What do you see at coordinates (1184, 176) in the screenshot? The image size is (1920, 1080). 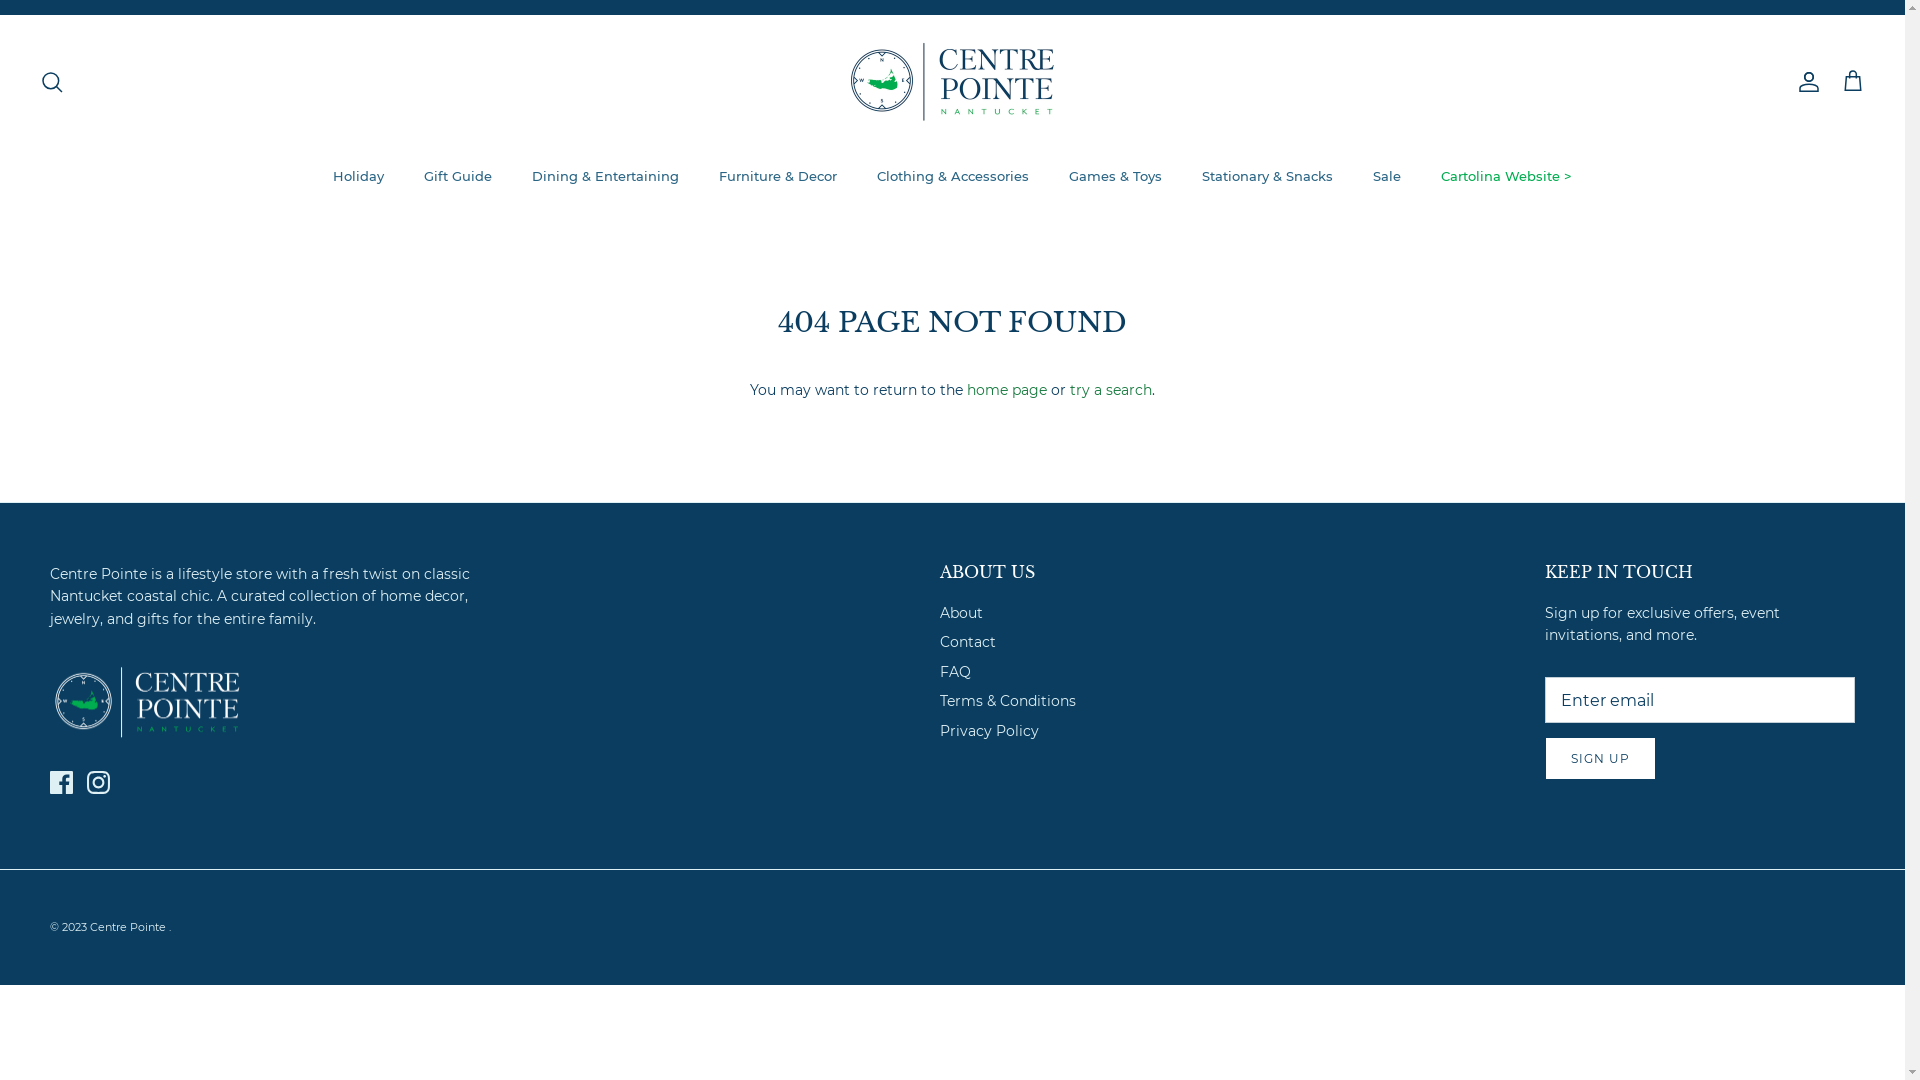 I see `'Stationary & Snacks'` at bounding box center [1184, 176].